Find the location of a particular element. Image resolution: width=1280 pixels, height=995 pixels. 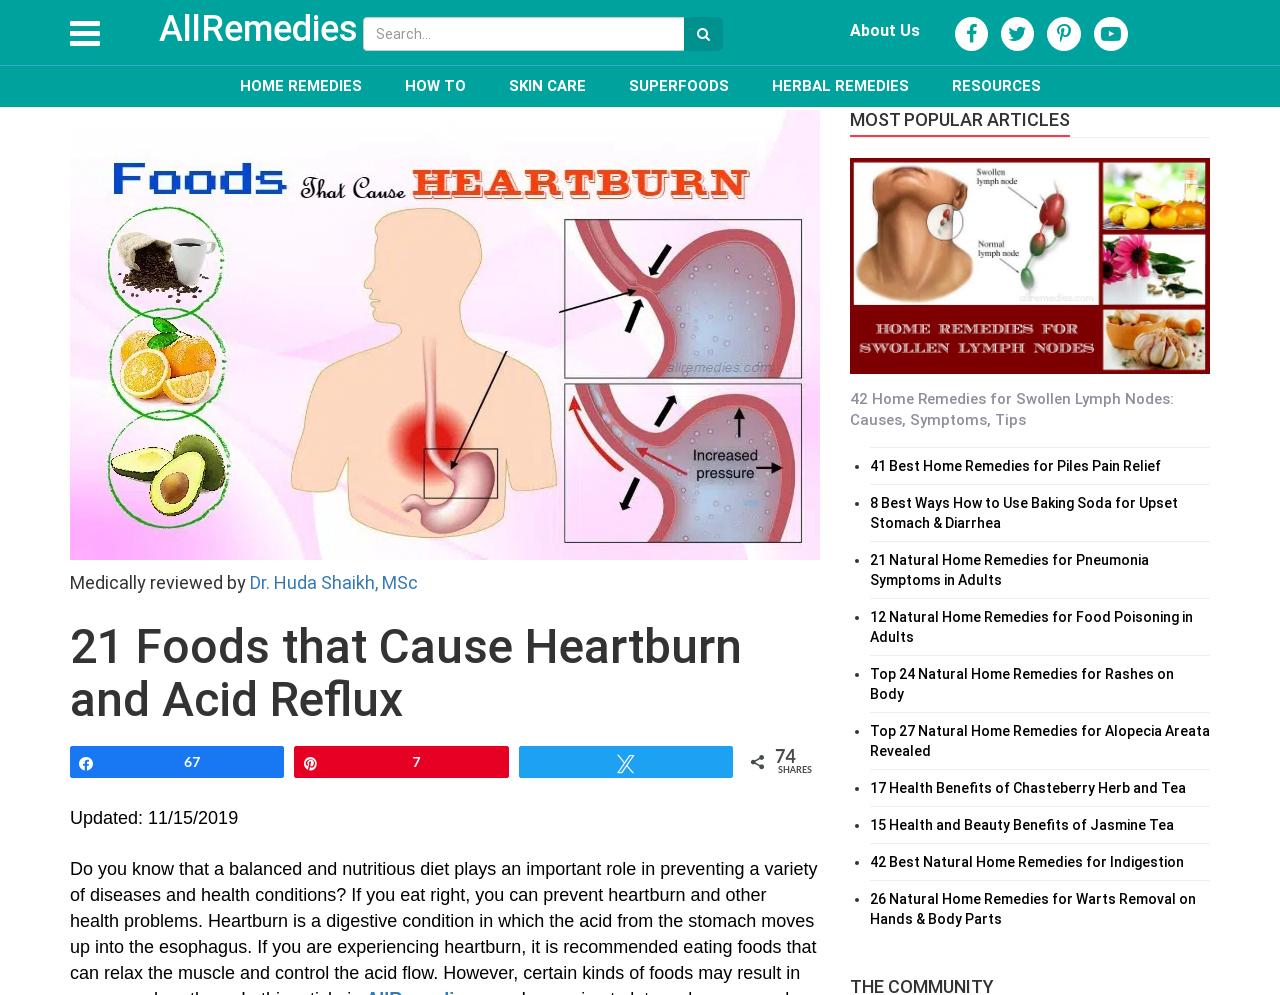

'Top 27 Natural Home Remedies for Alopecia Areata Revealed' is located at coordinates (1040, 738).